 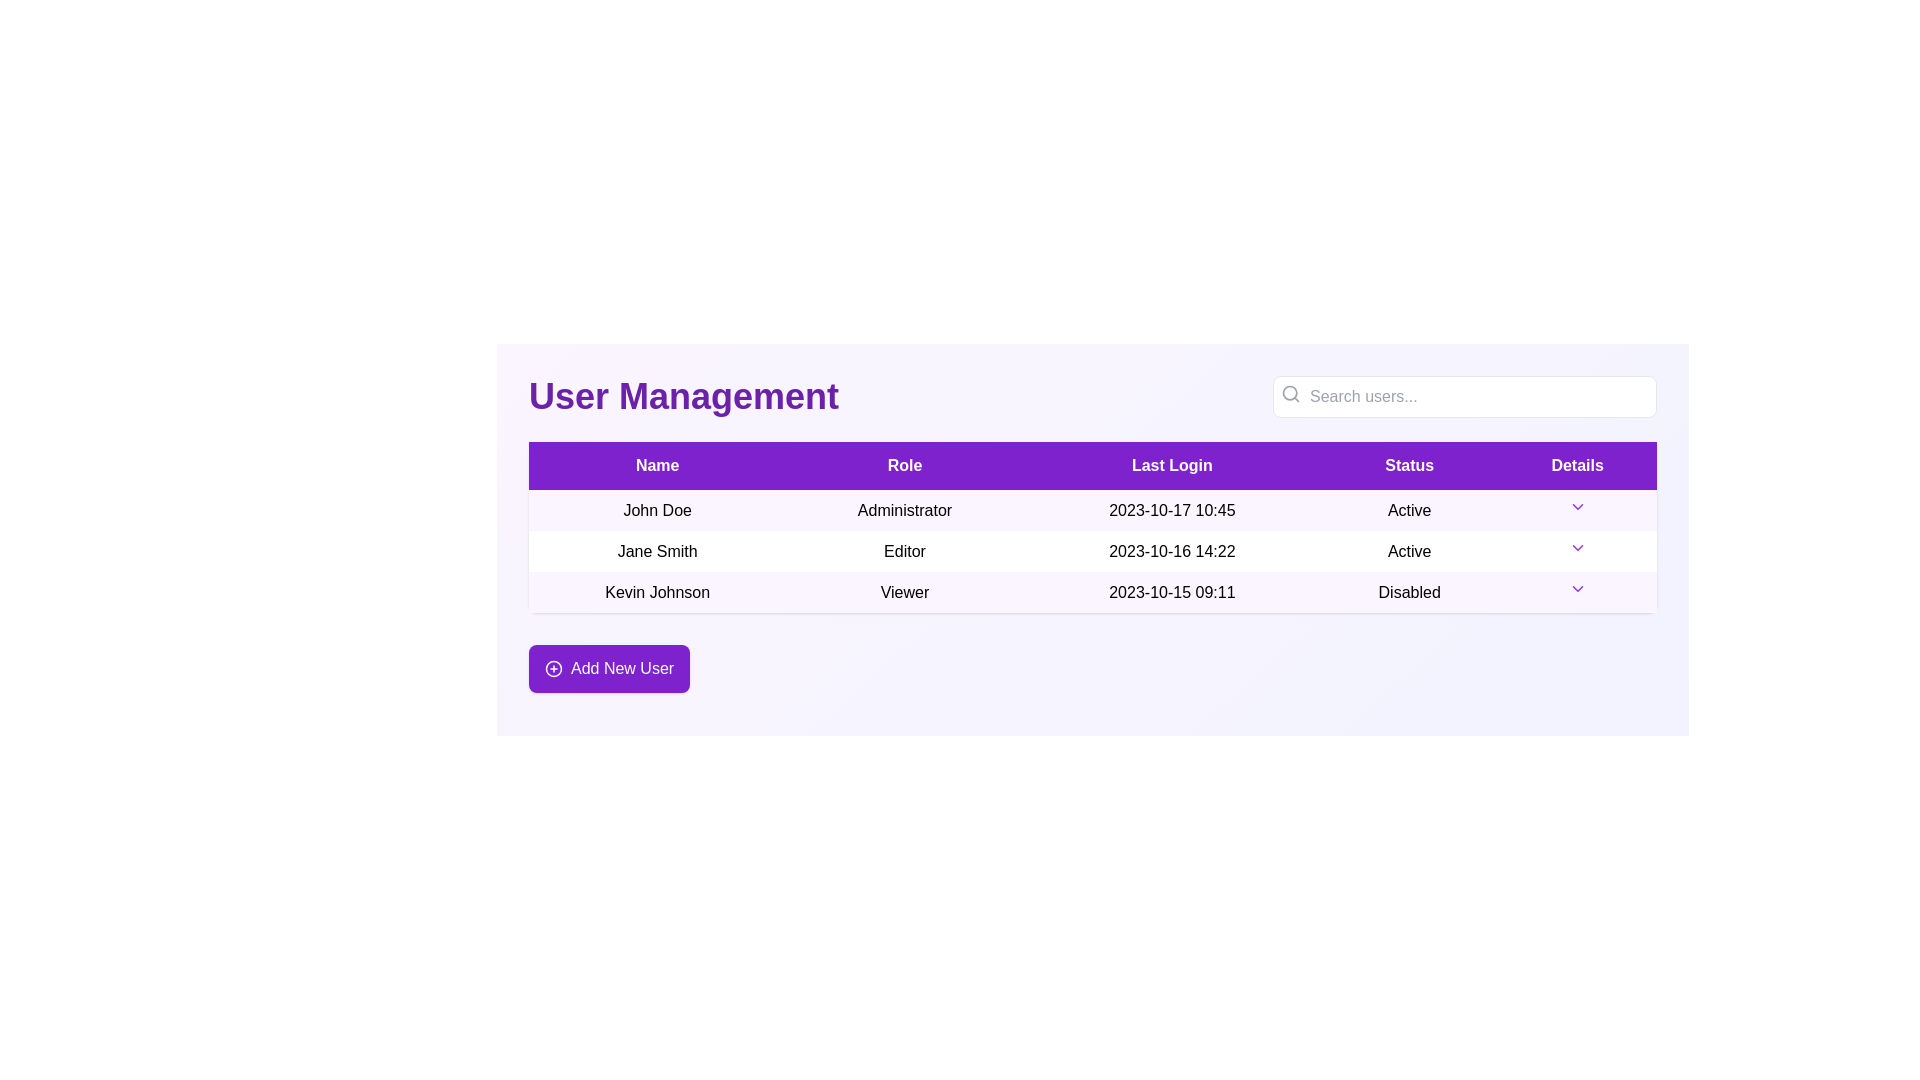 What do you see at coordinates (1408, 591) in the screenshot?
I see `text from the rectangular cell labeled 'Disabled' in the 'Status' column of the third row for the user 'Kevin Johnson'` at bounding box center [1408, 591].